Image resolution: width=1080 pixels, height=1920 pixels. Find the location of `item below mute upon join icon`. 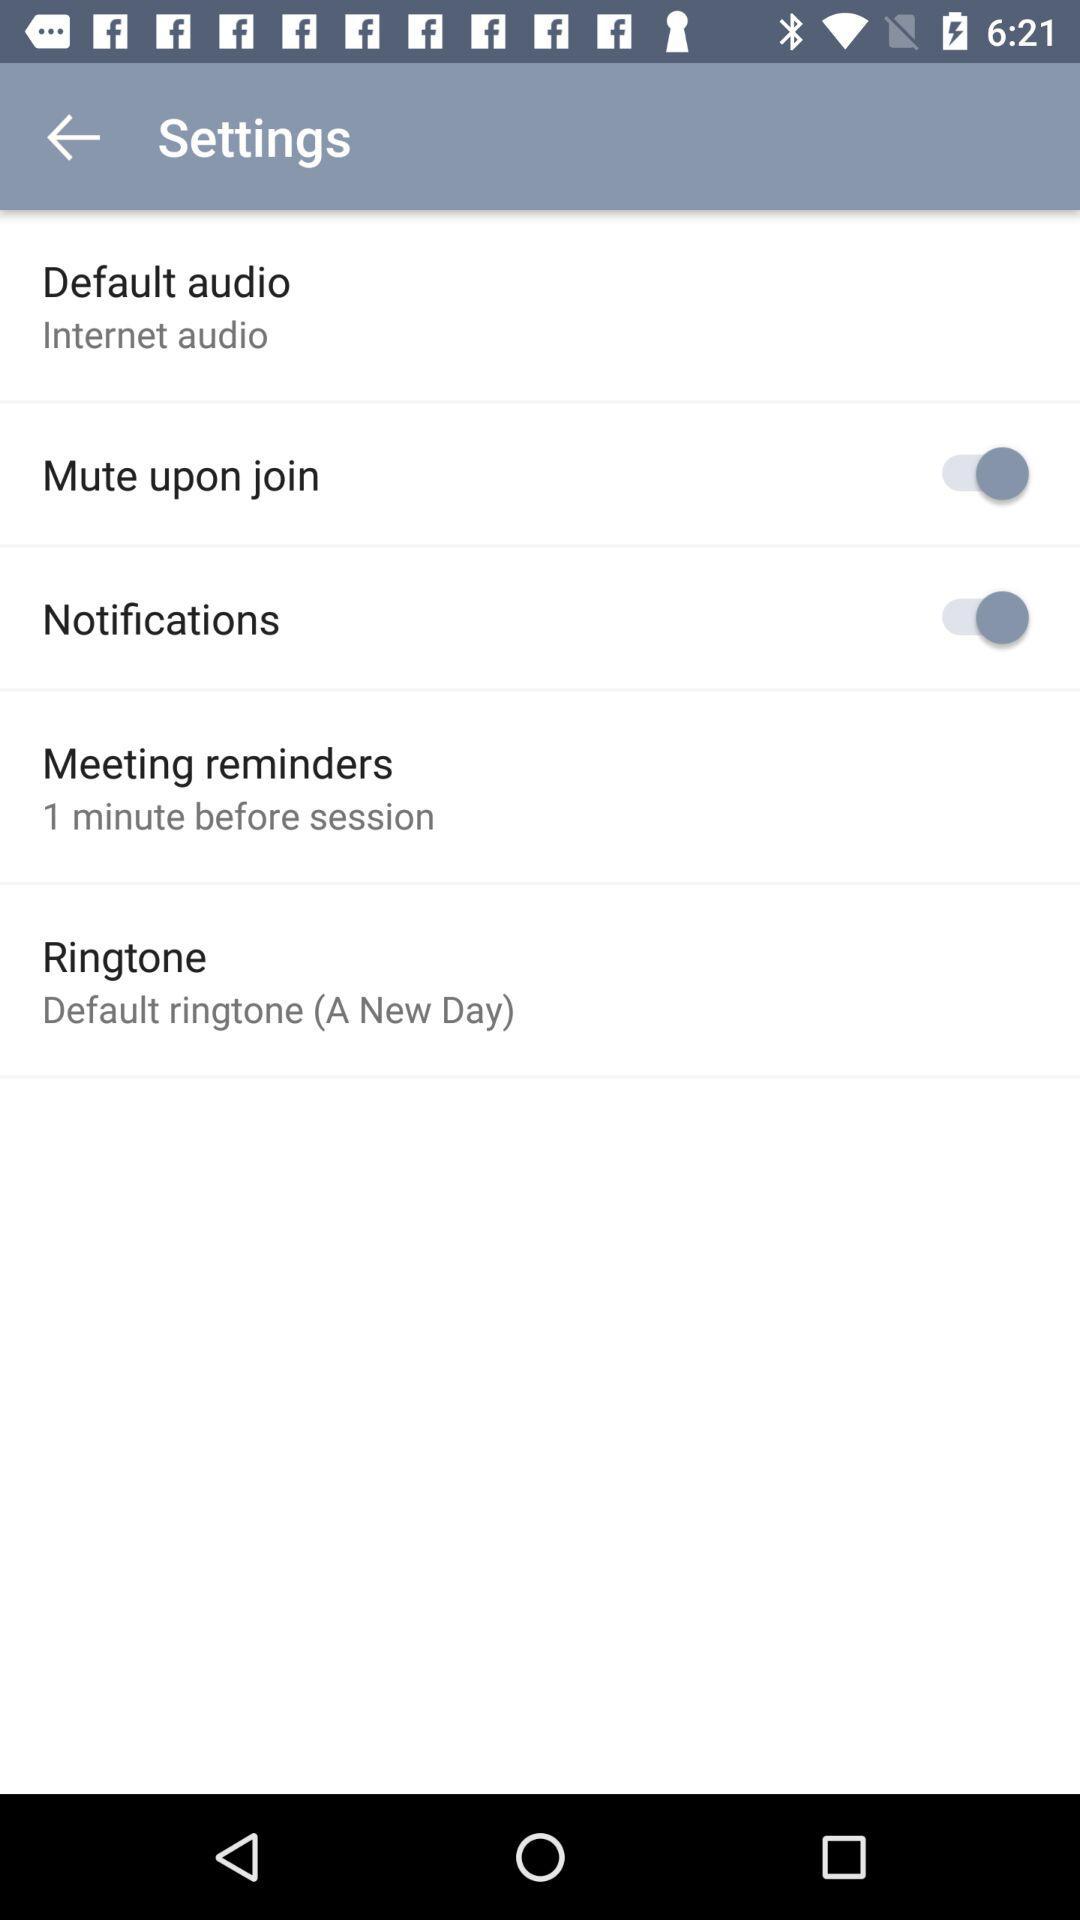

item below mute upon join icon is located at coordinates (160, 617).